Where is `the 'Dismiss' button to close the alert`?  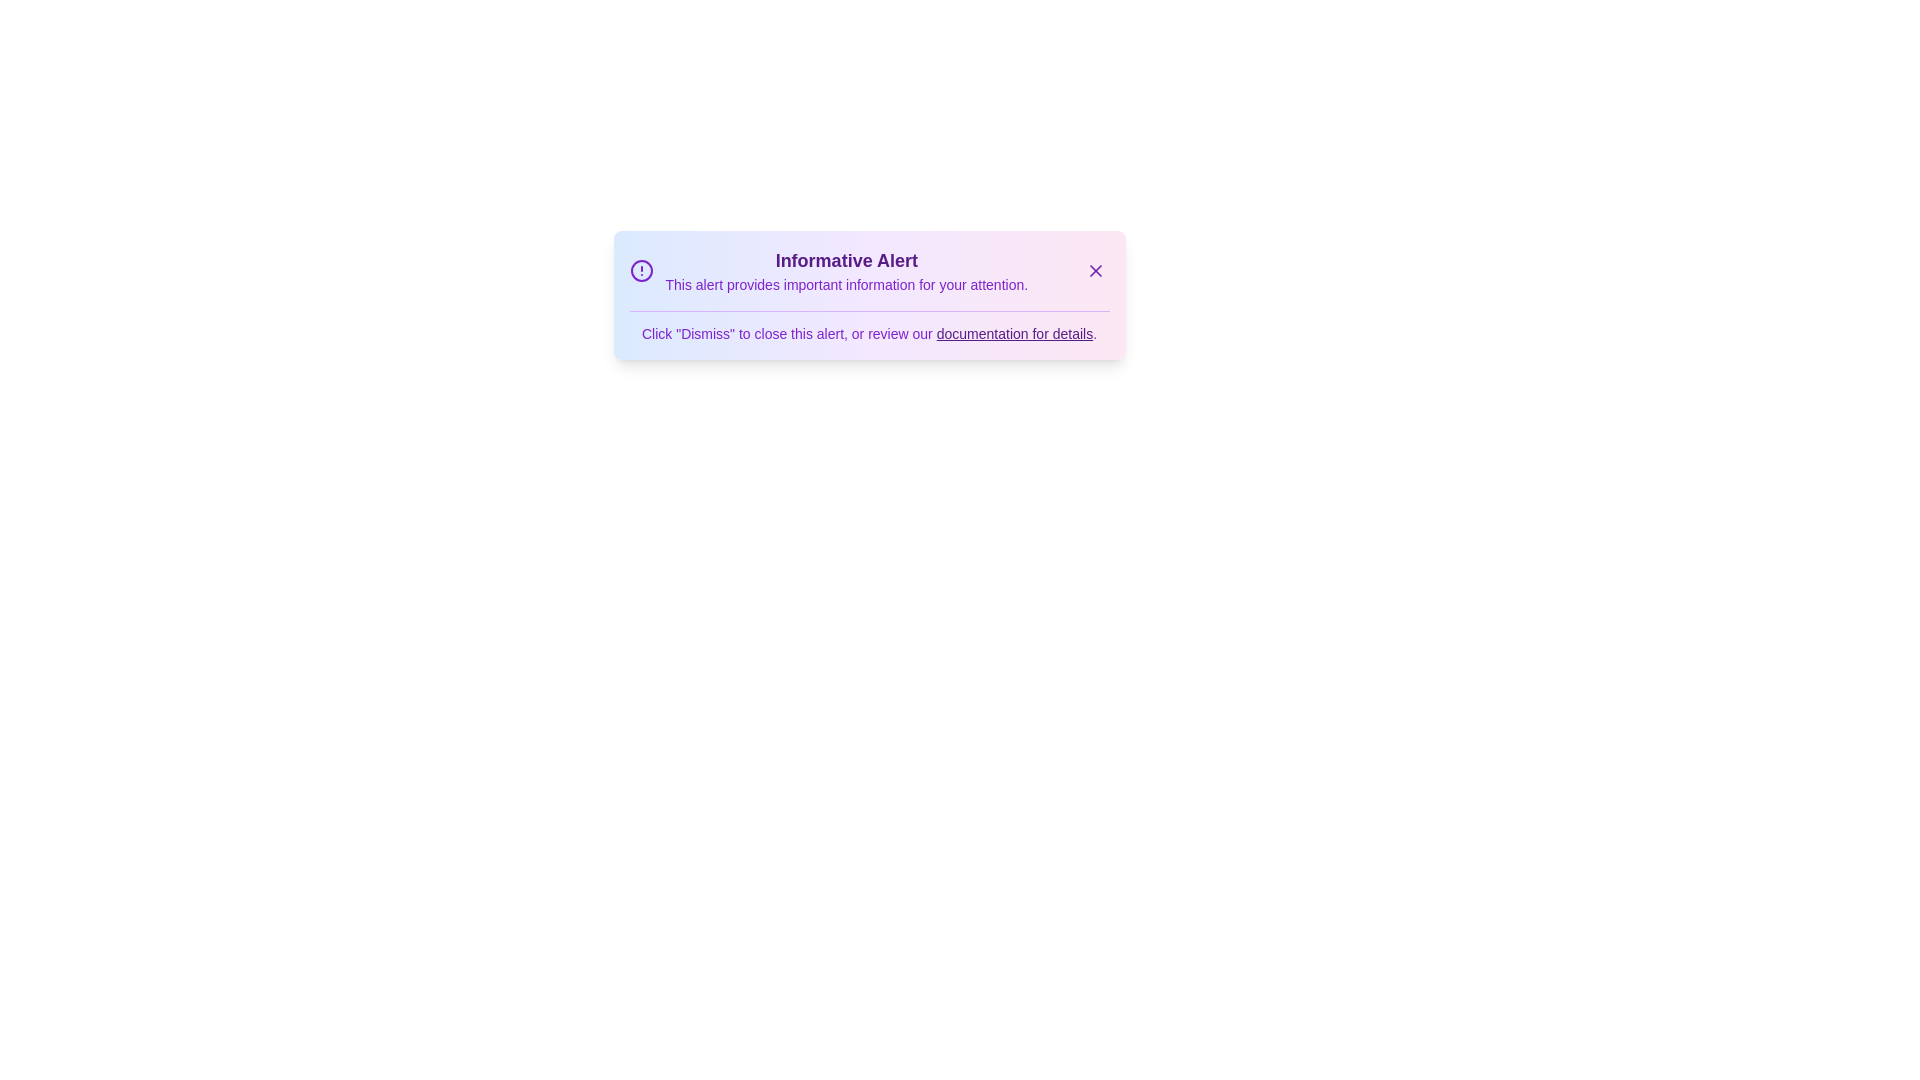 the 'Dismiss' button to close the alert is located at coordinates (1094, 270).